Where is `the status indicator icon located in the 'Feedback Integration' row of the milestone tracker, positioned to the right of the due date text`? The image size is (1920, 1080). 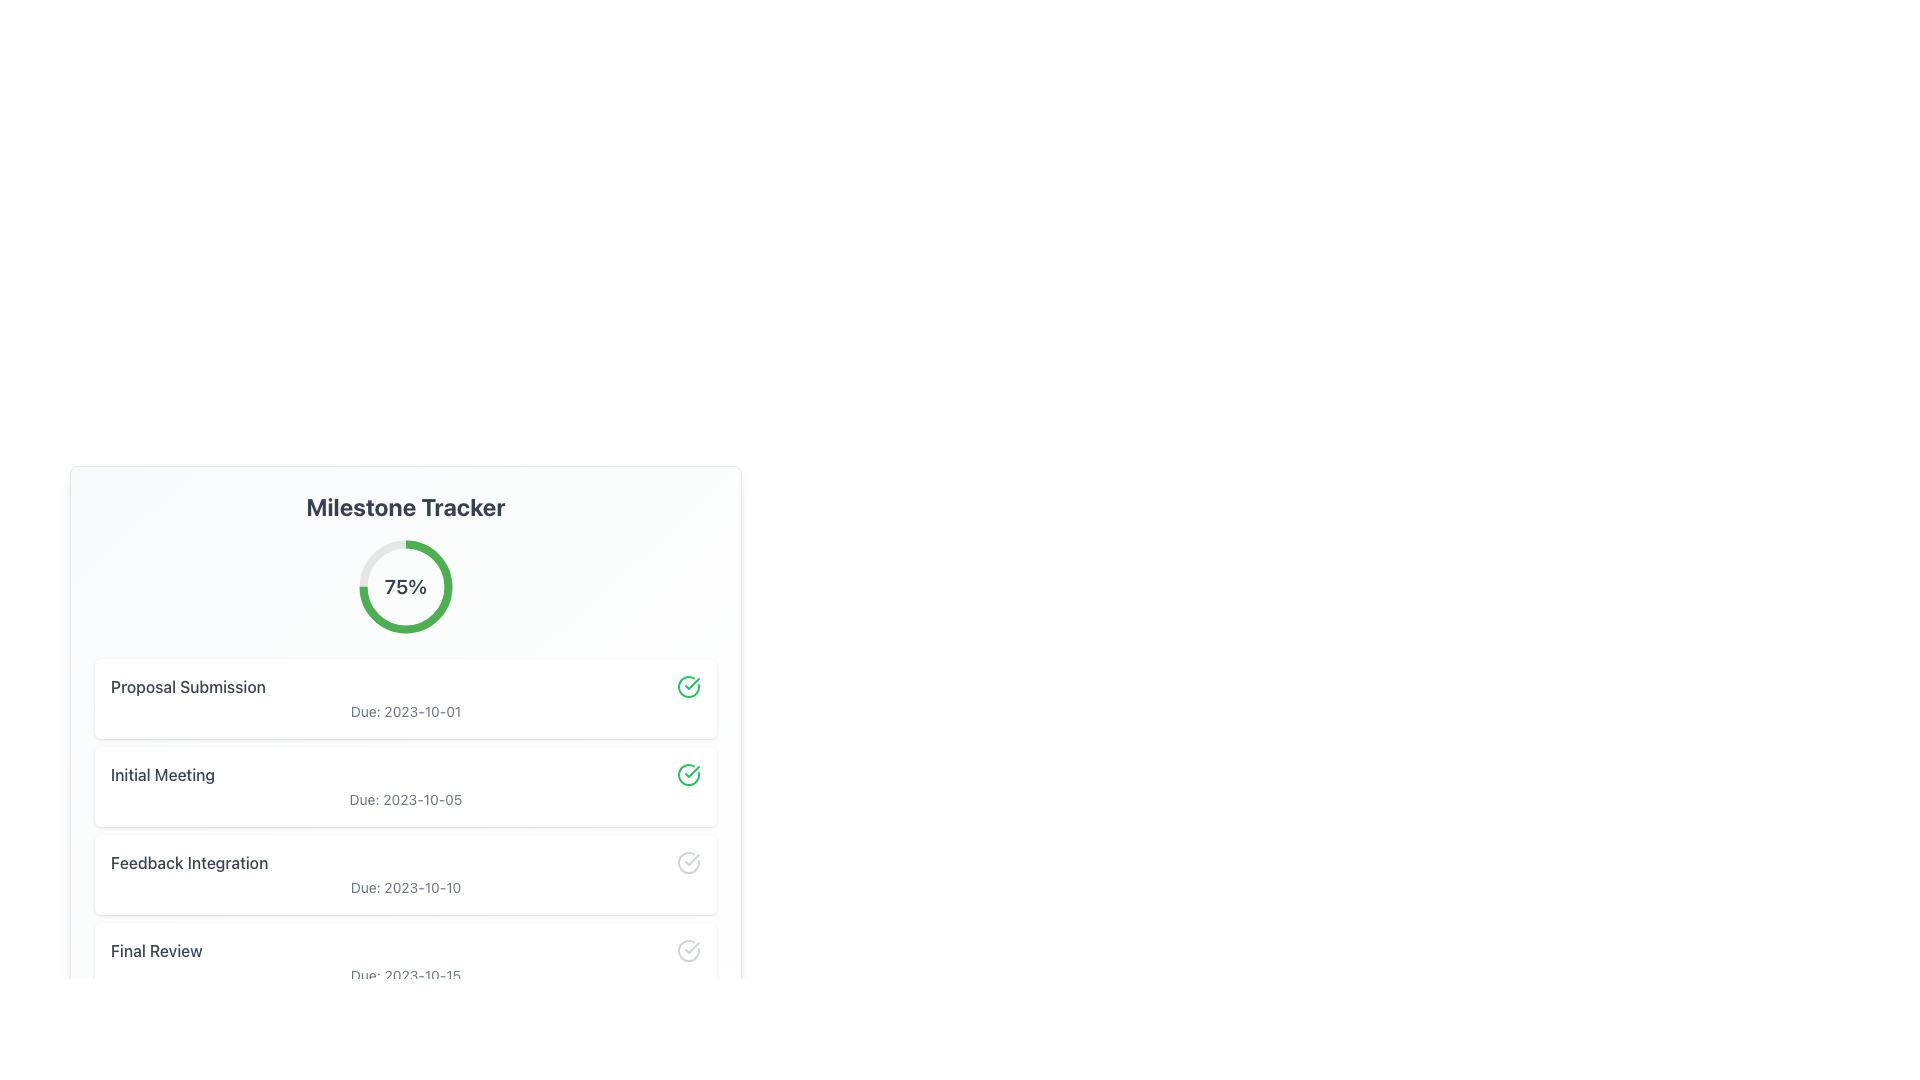
the status indicator icon located in the 'Feedback Integration' row of the milestone tracker, positioned to the right of the due date text is located at coordinates (689, 862).